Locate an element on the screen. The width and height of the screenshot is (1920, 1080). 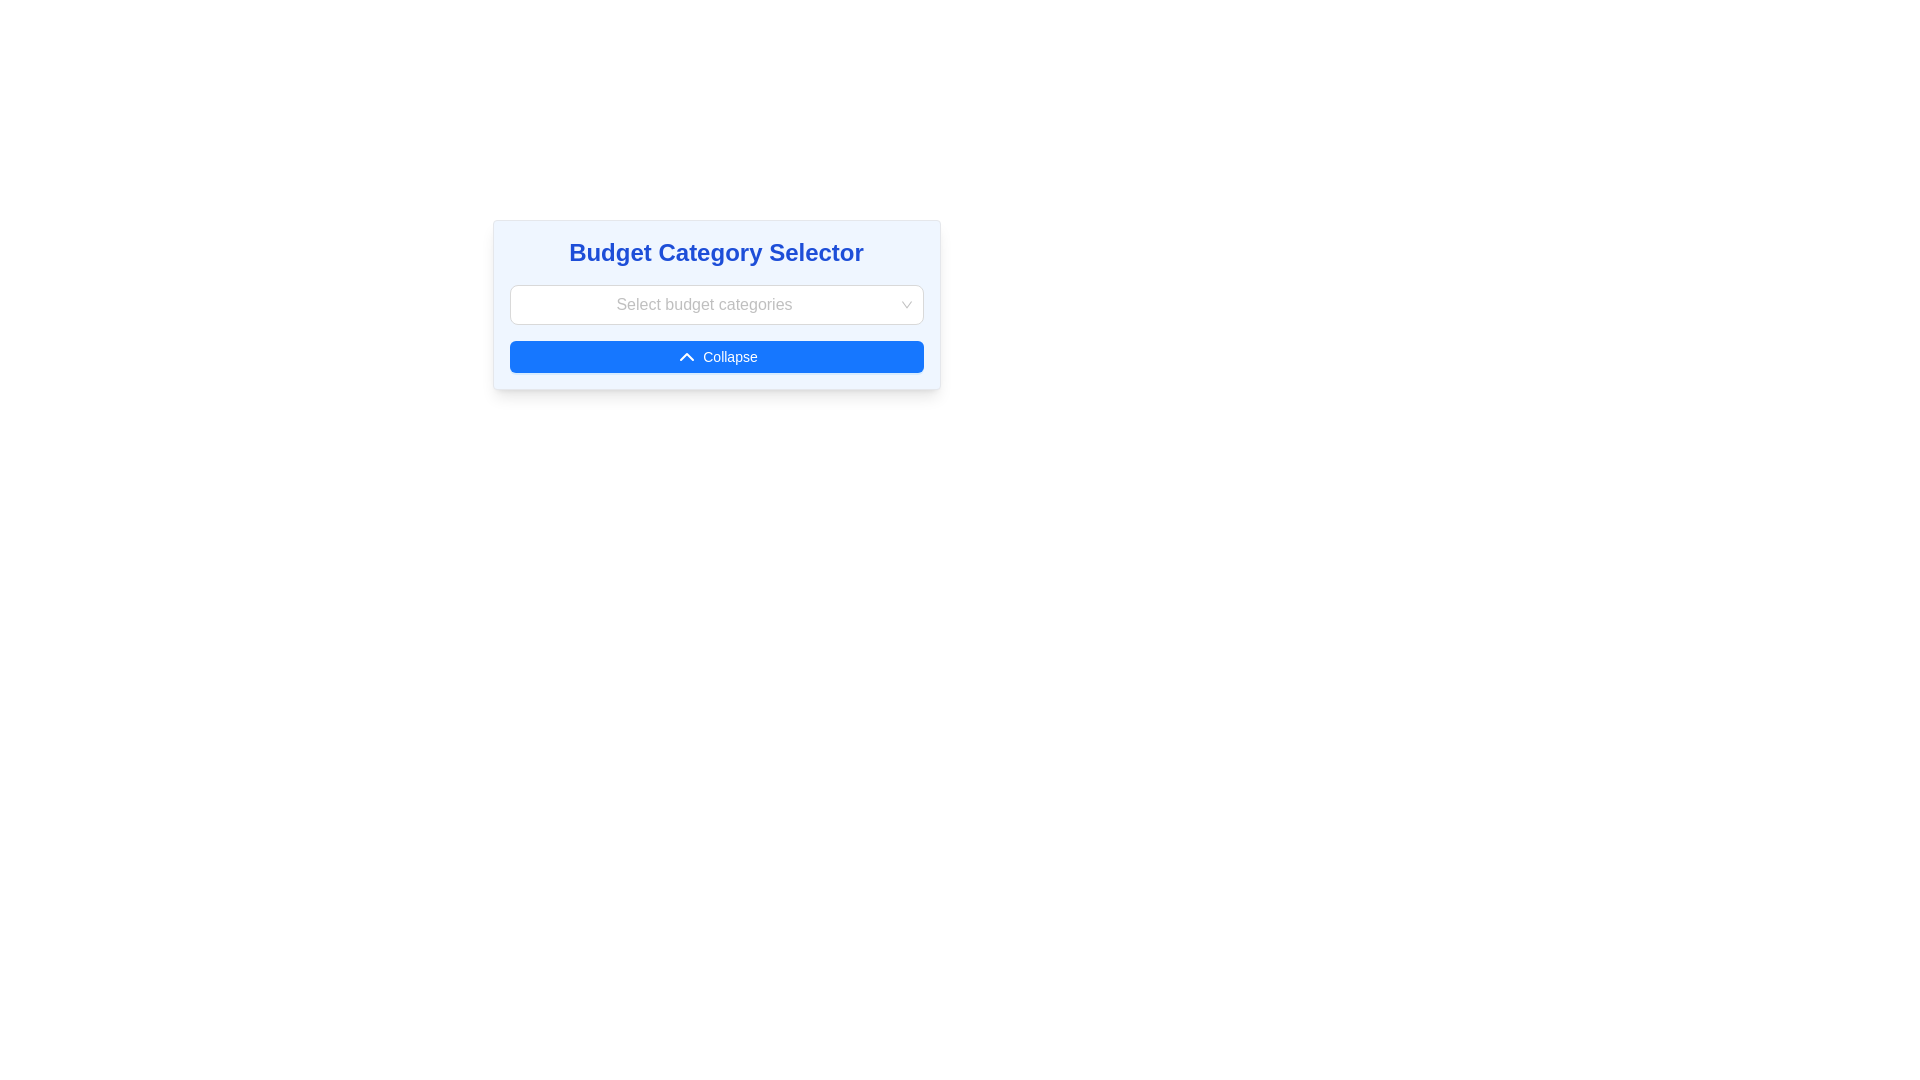
into the input area of the Dropdown menu for selecting budget categories located under the title 'Budget Category Selector' and above the 'Collapse' button is located at coordinates (716, 304).